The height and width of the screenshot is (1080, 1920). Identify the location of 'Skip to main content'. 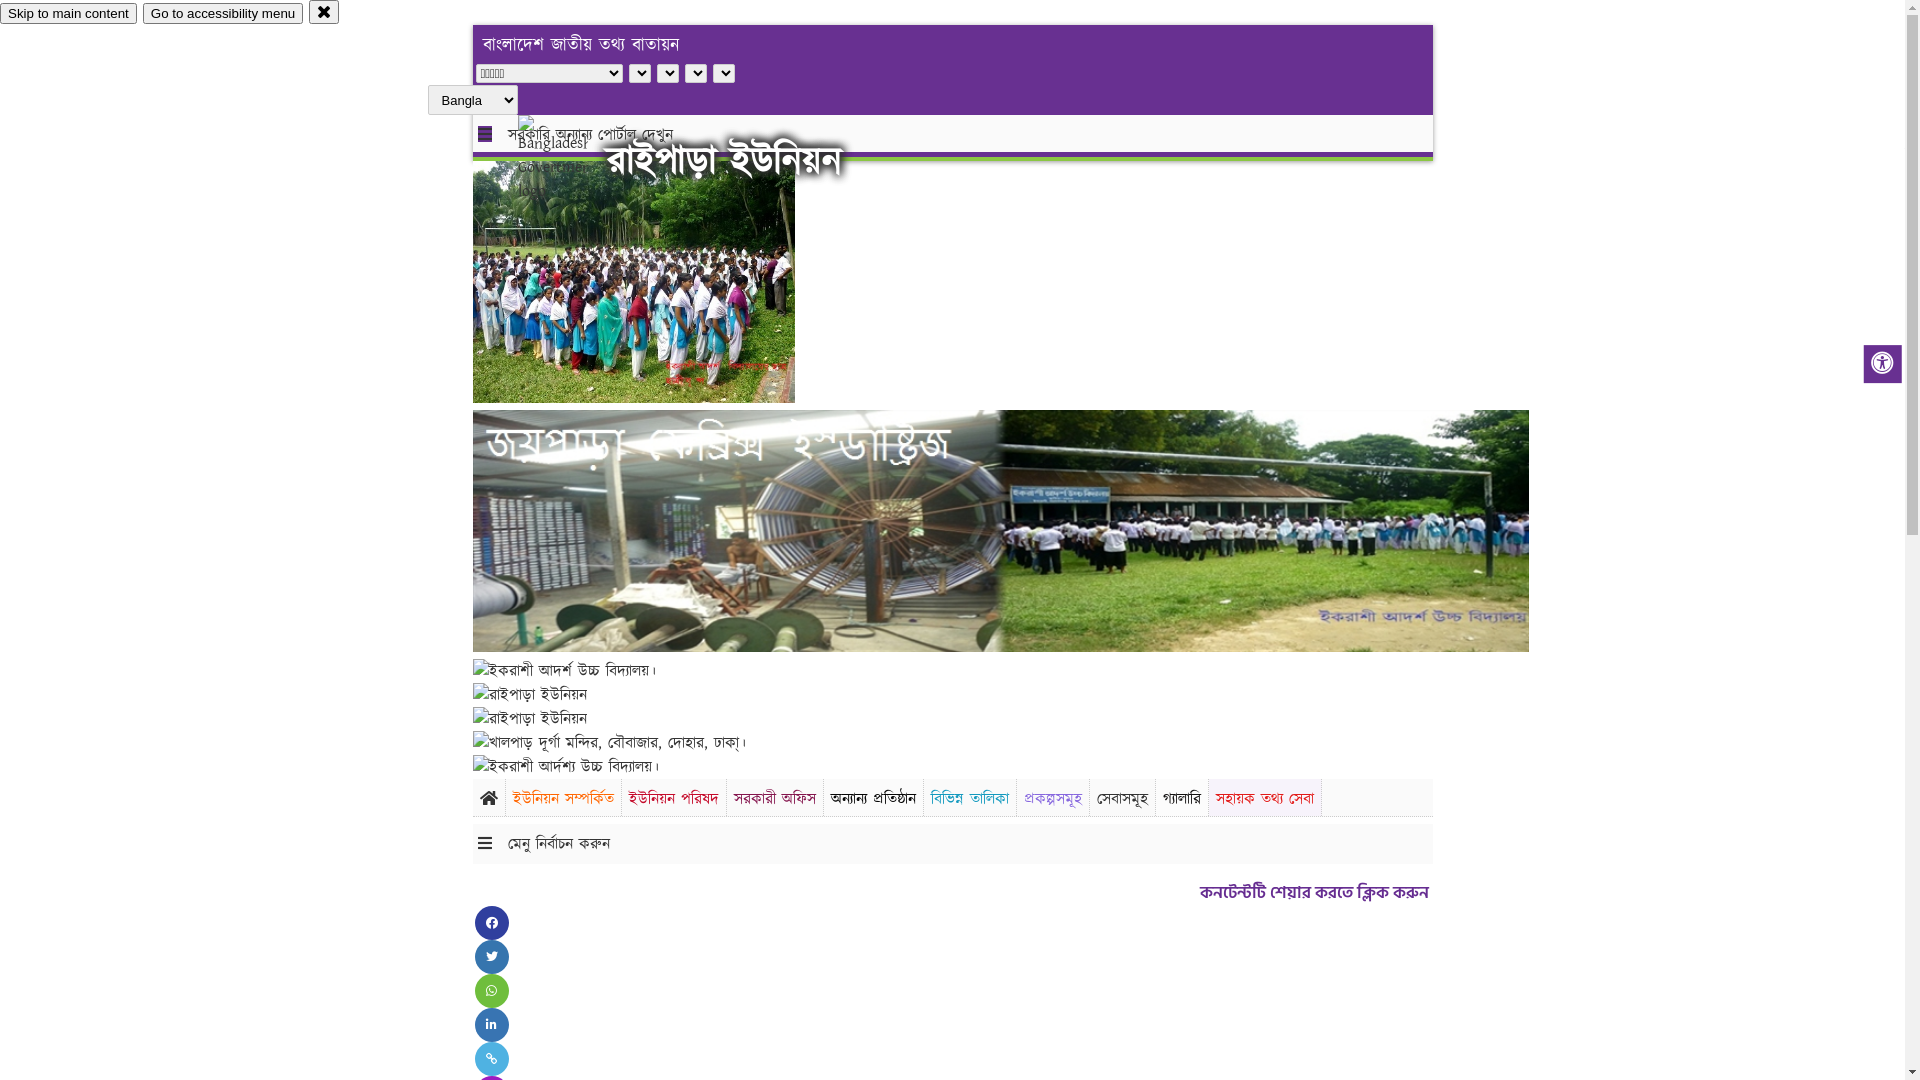
(68, 13).